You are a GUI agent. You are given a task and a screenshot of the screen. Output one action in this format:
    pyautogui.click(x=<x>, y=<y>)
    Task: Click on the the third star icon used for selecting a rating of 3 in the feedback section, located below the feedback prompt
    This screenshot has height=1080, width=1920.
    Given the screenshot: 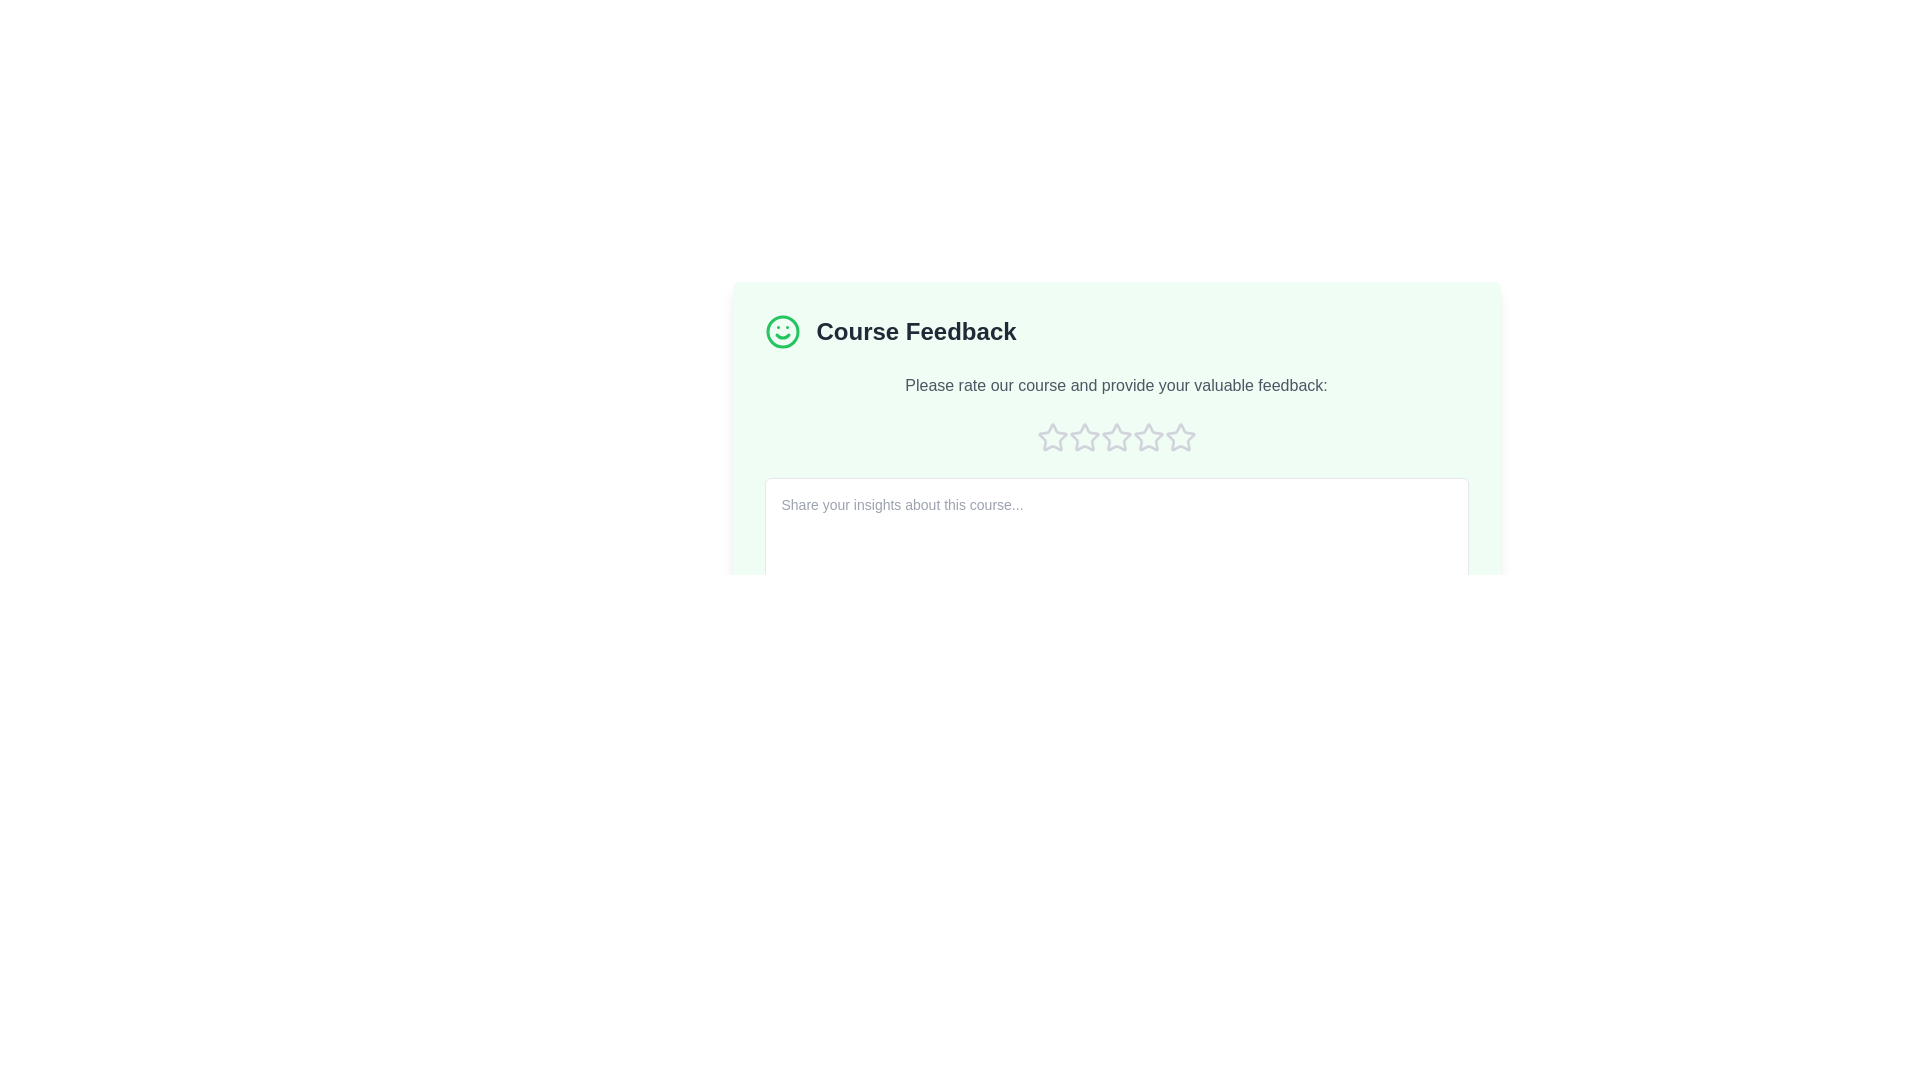 What is the action you would take?
    pyautogui.click(x=1083, y=437)
    